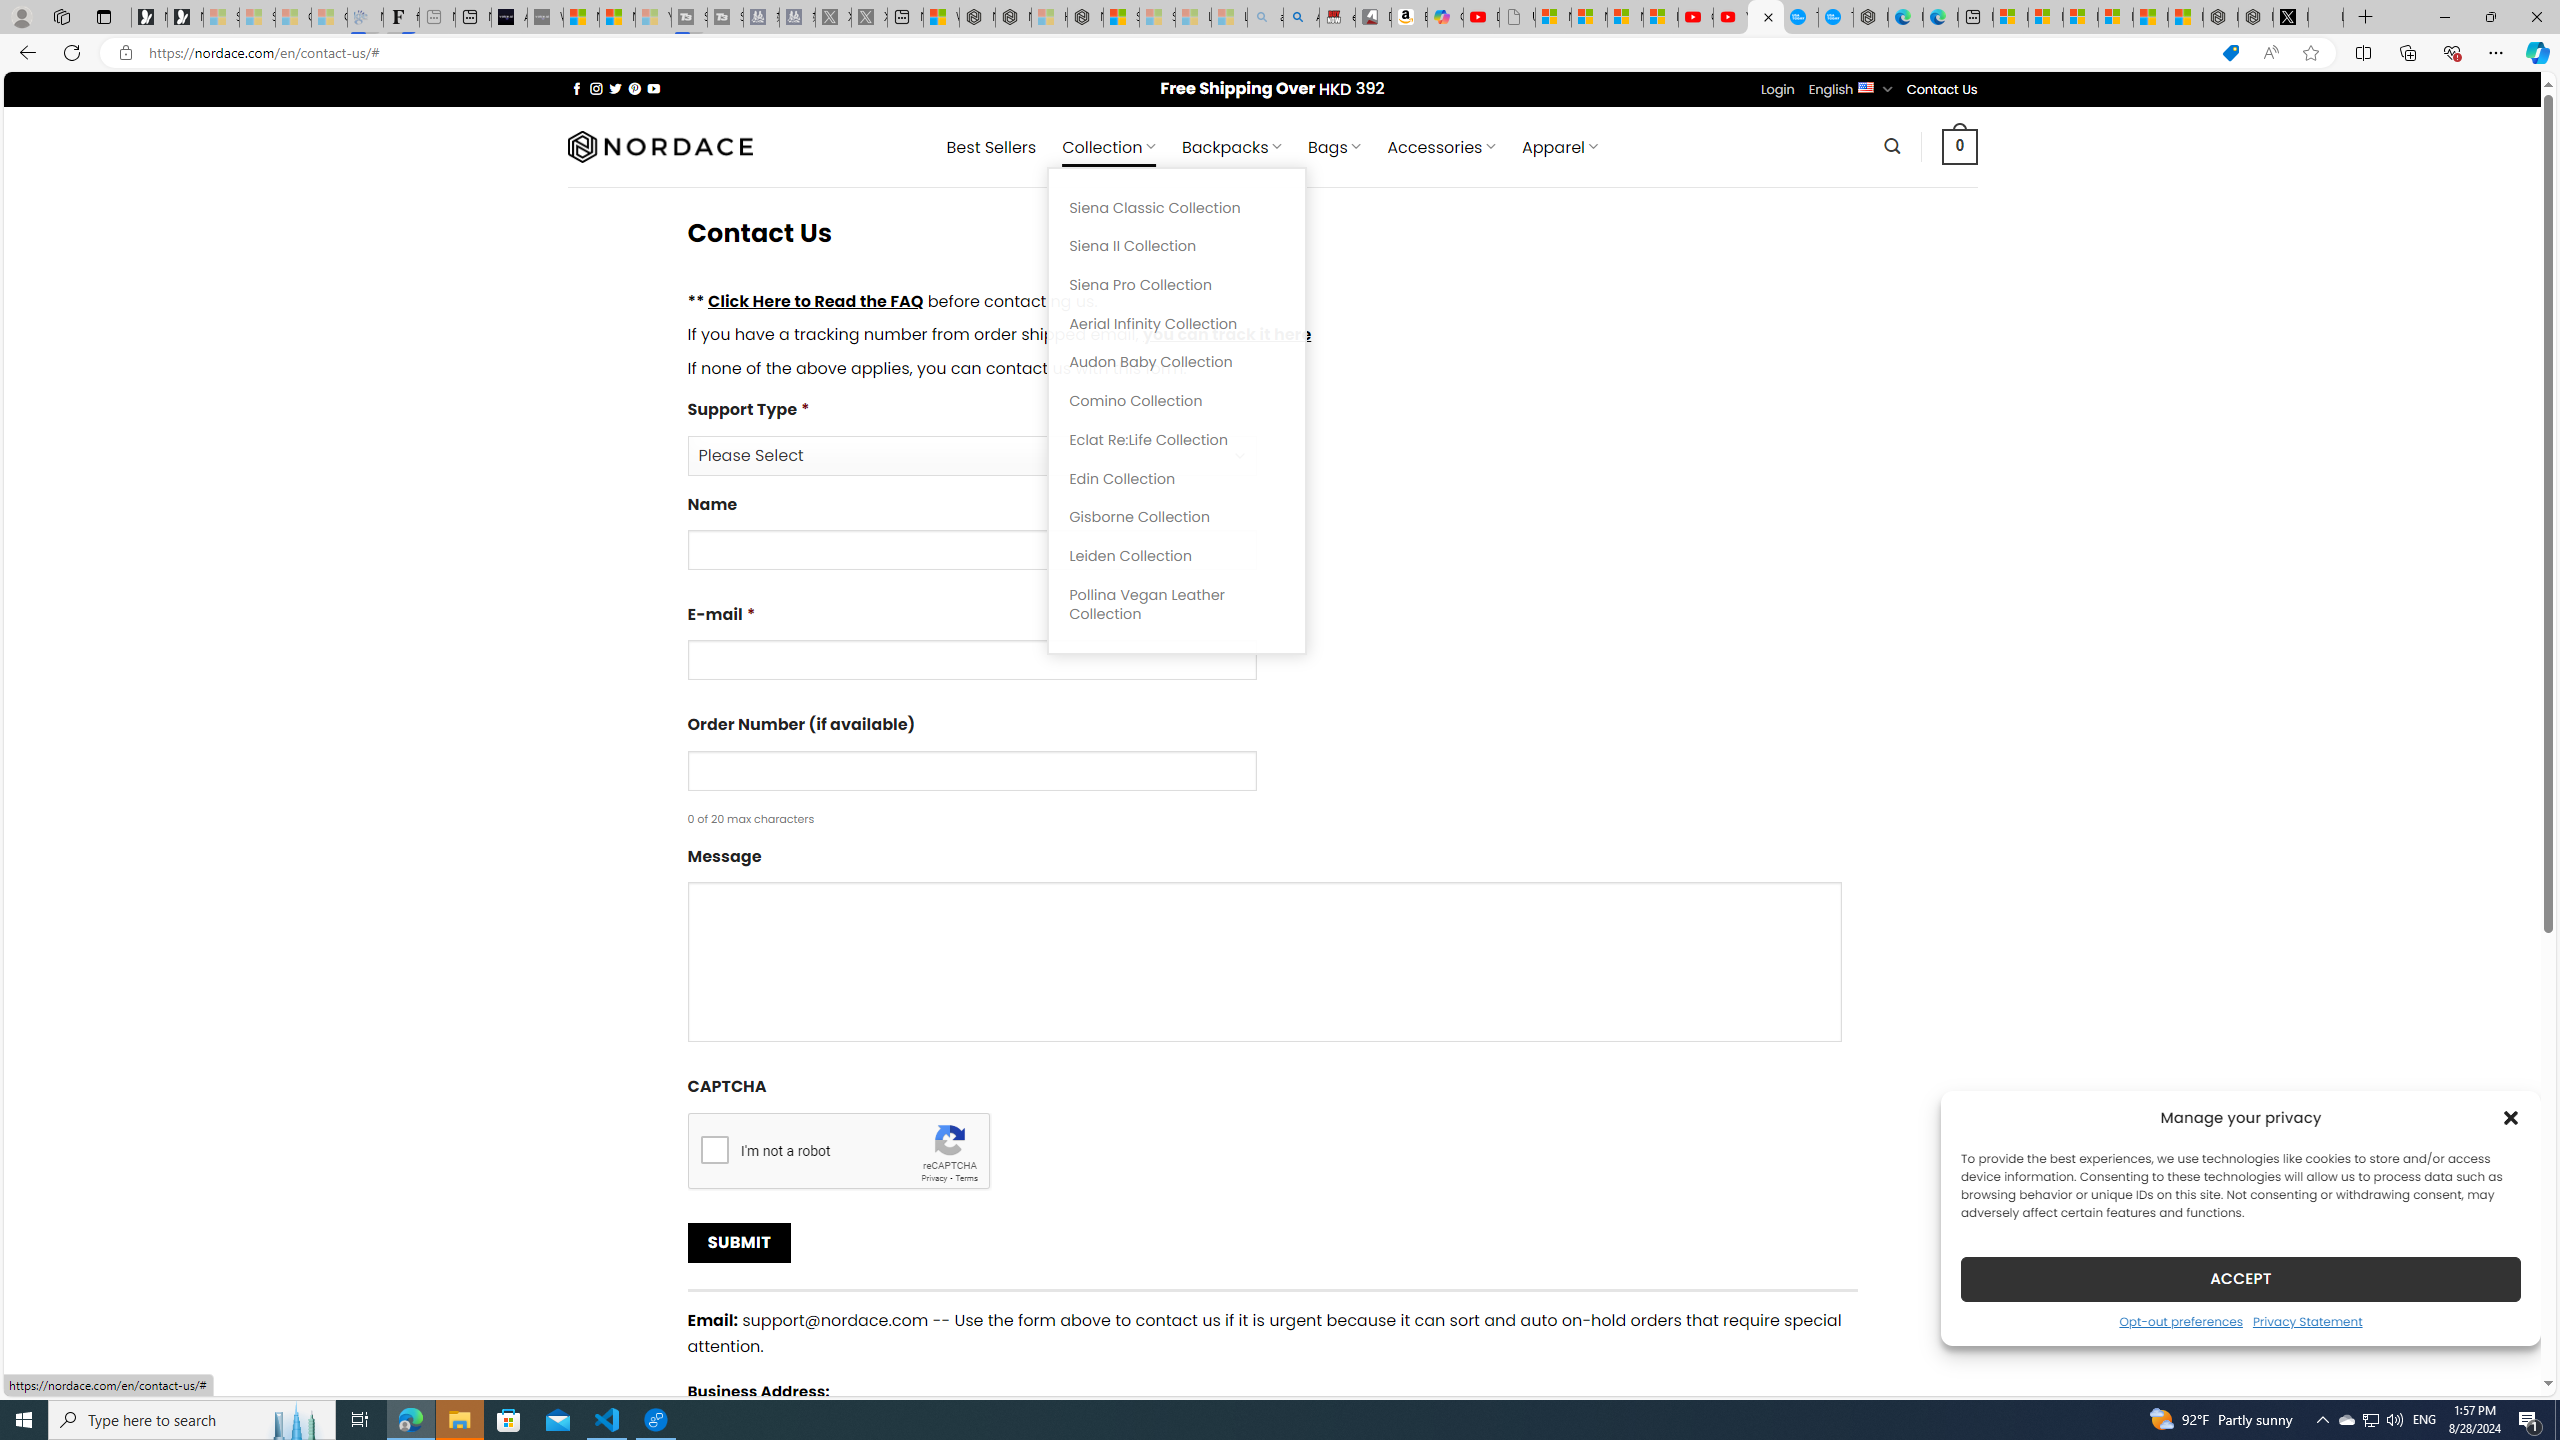 This screenshot has width=2560, height=1440. I want to click on 'Day 1: Arriving in Yemen (surreal to be here) - YouTube', so click(1479, 16).